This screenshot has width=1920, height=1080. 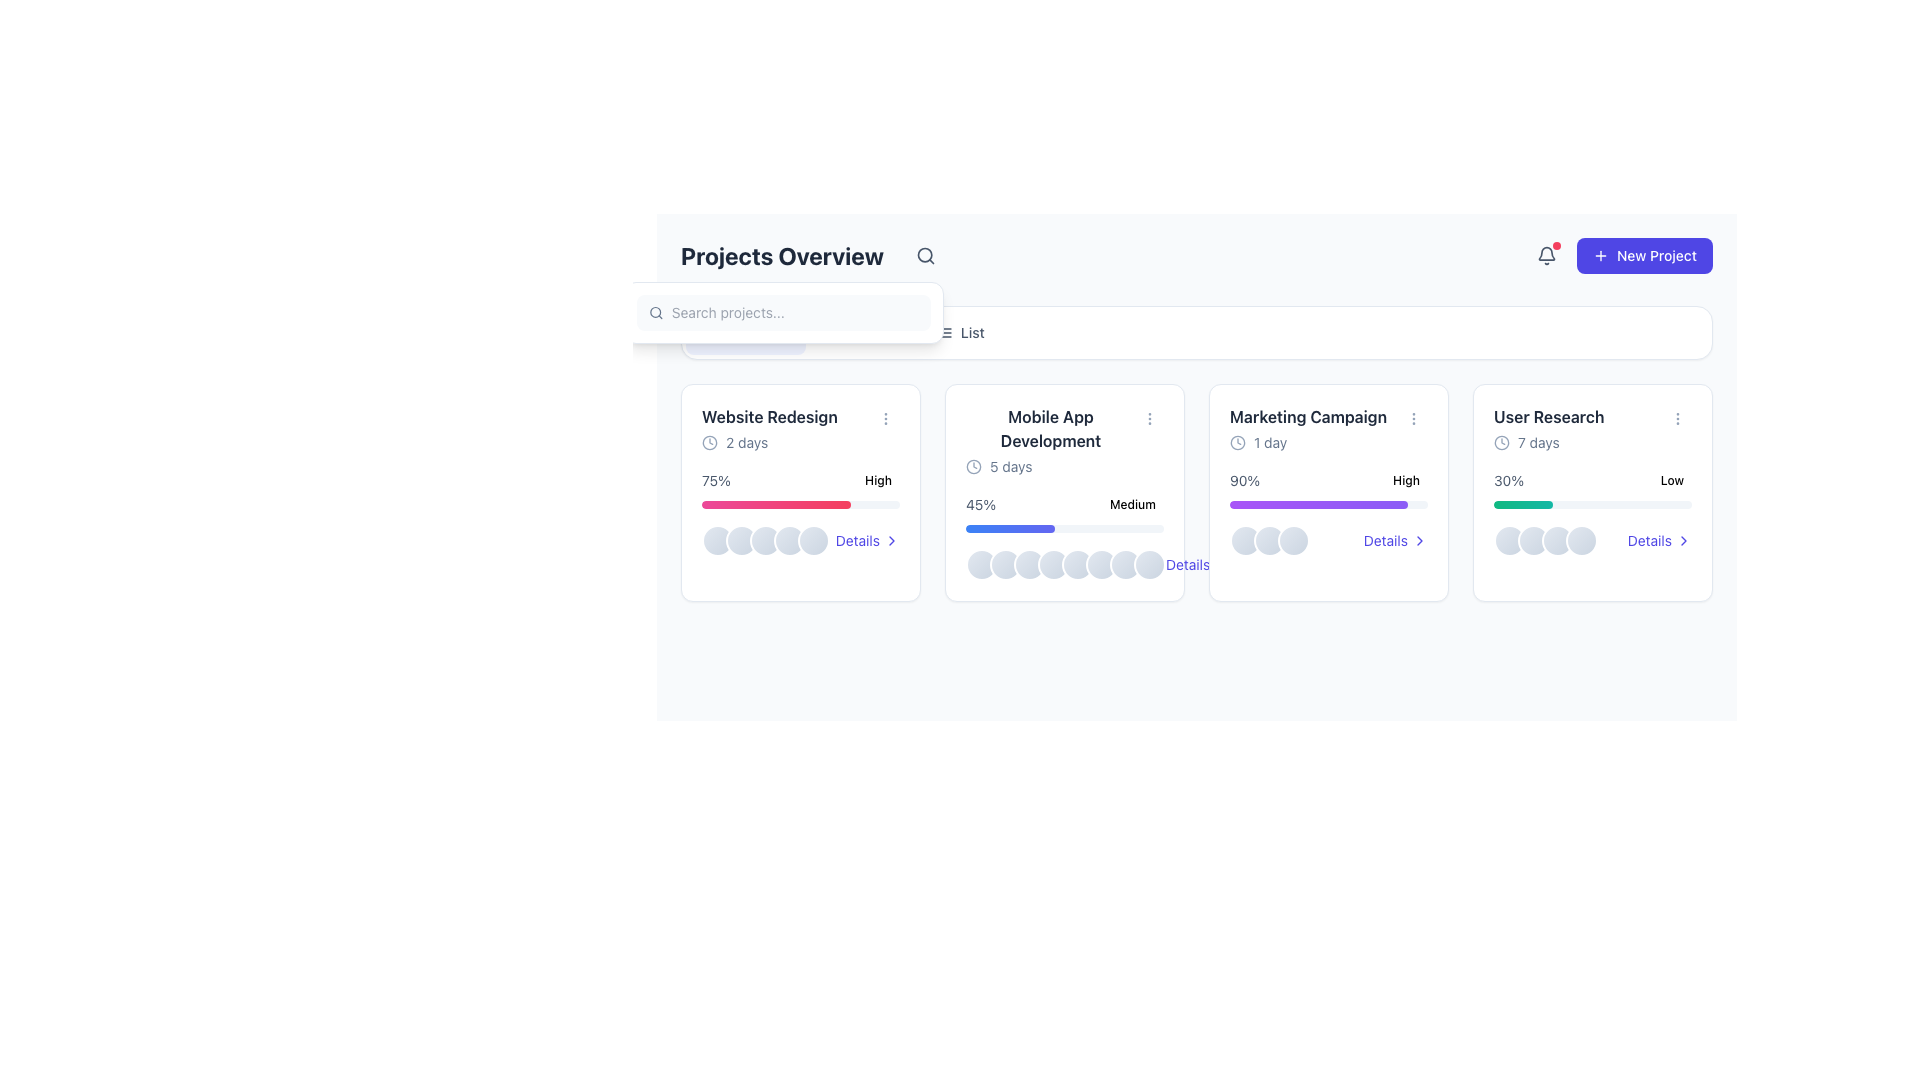 What do you see at coordinates (1645, 254) in the screenshot?
I see `the indigo button with a white plus sign icon and the text 'New Project' located at the top-right of the interface` at bounding box center [1645, 254].